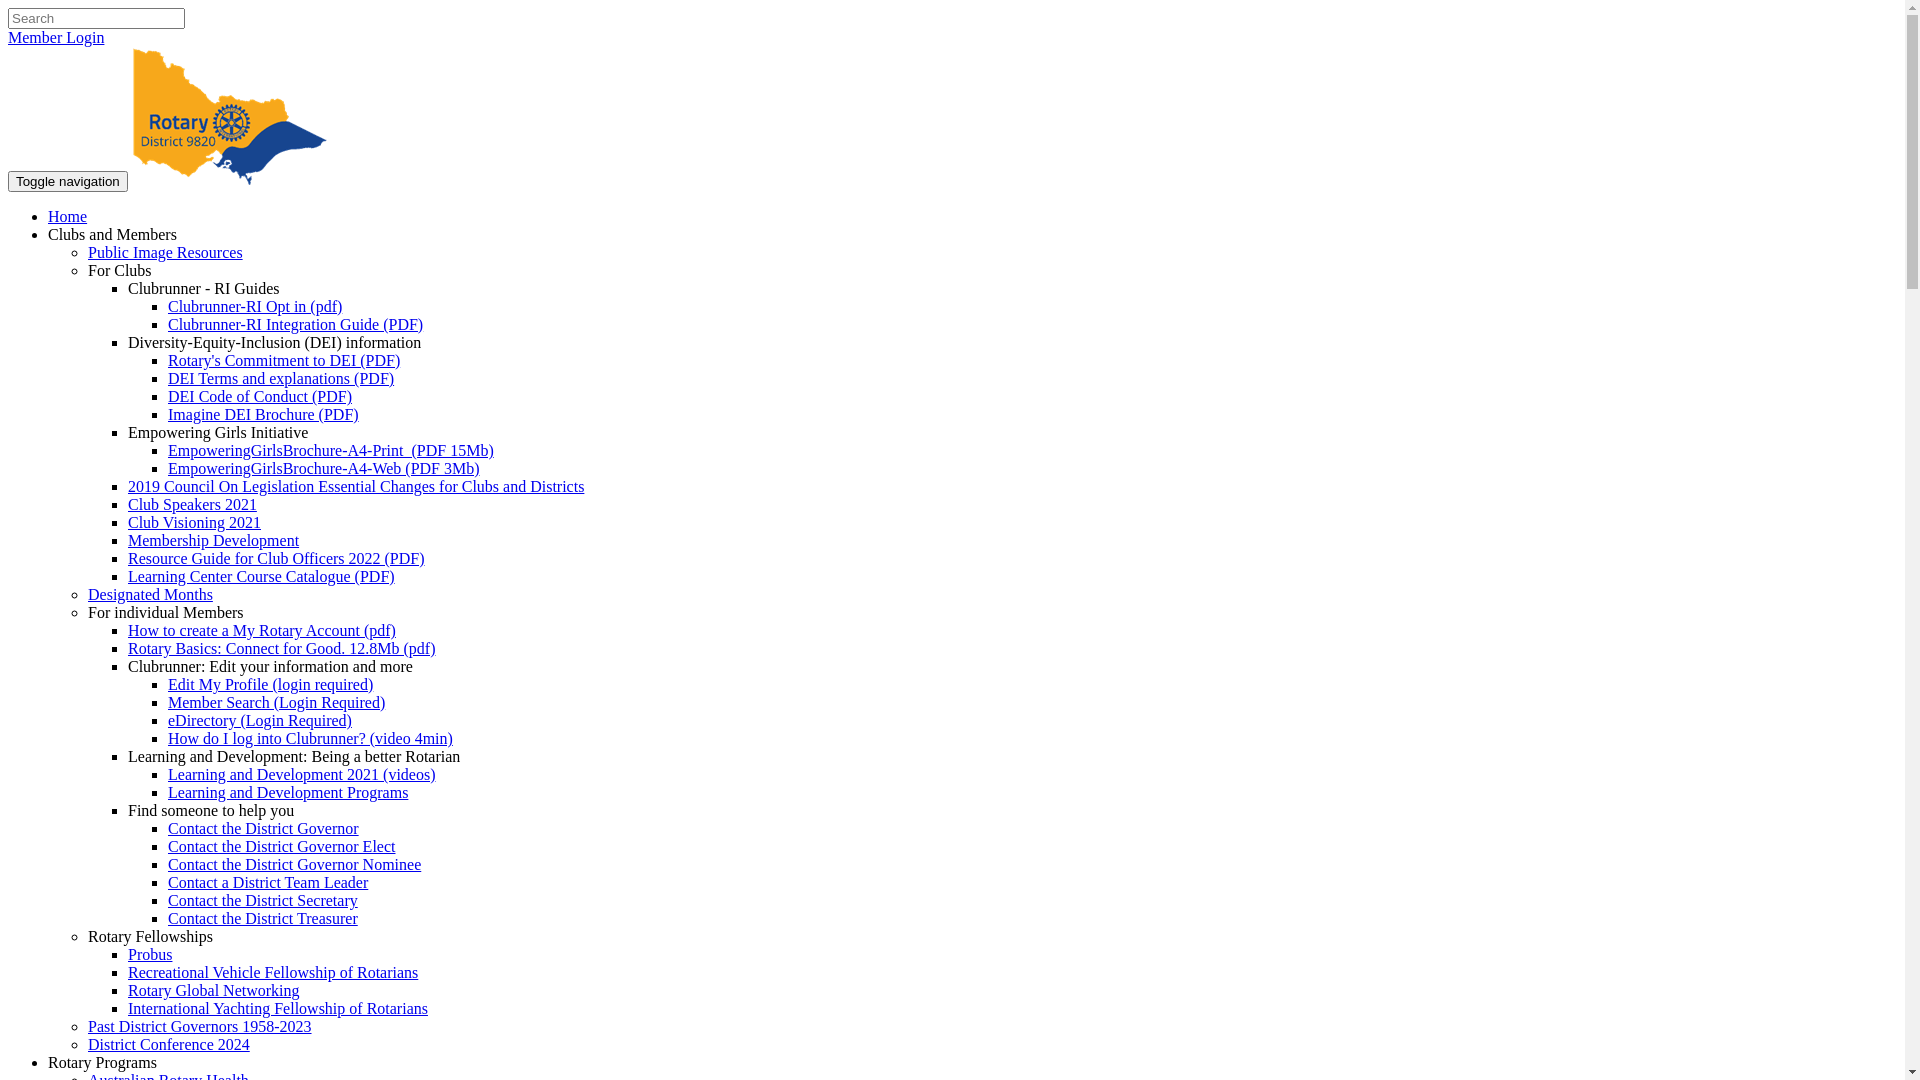 Image resolution: width=1920 pixels, height=1080 pixels. Describe the element at coordinates (309, 738) in the screenshot. I see `'How do I log into Clubrunner? (video 4min)'` at that location.